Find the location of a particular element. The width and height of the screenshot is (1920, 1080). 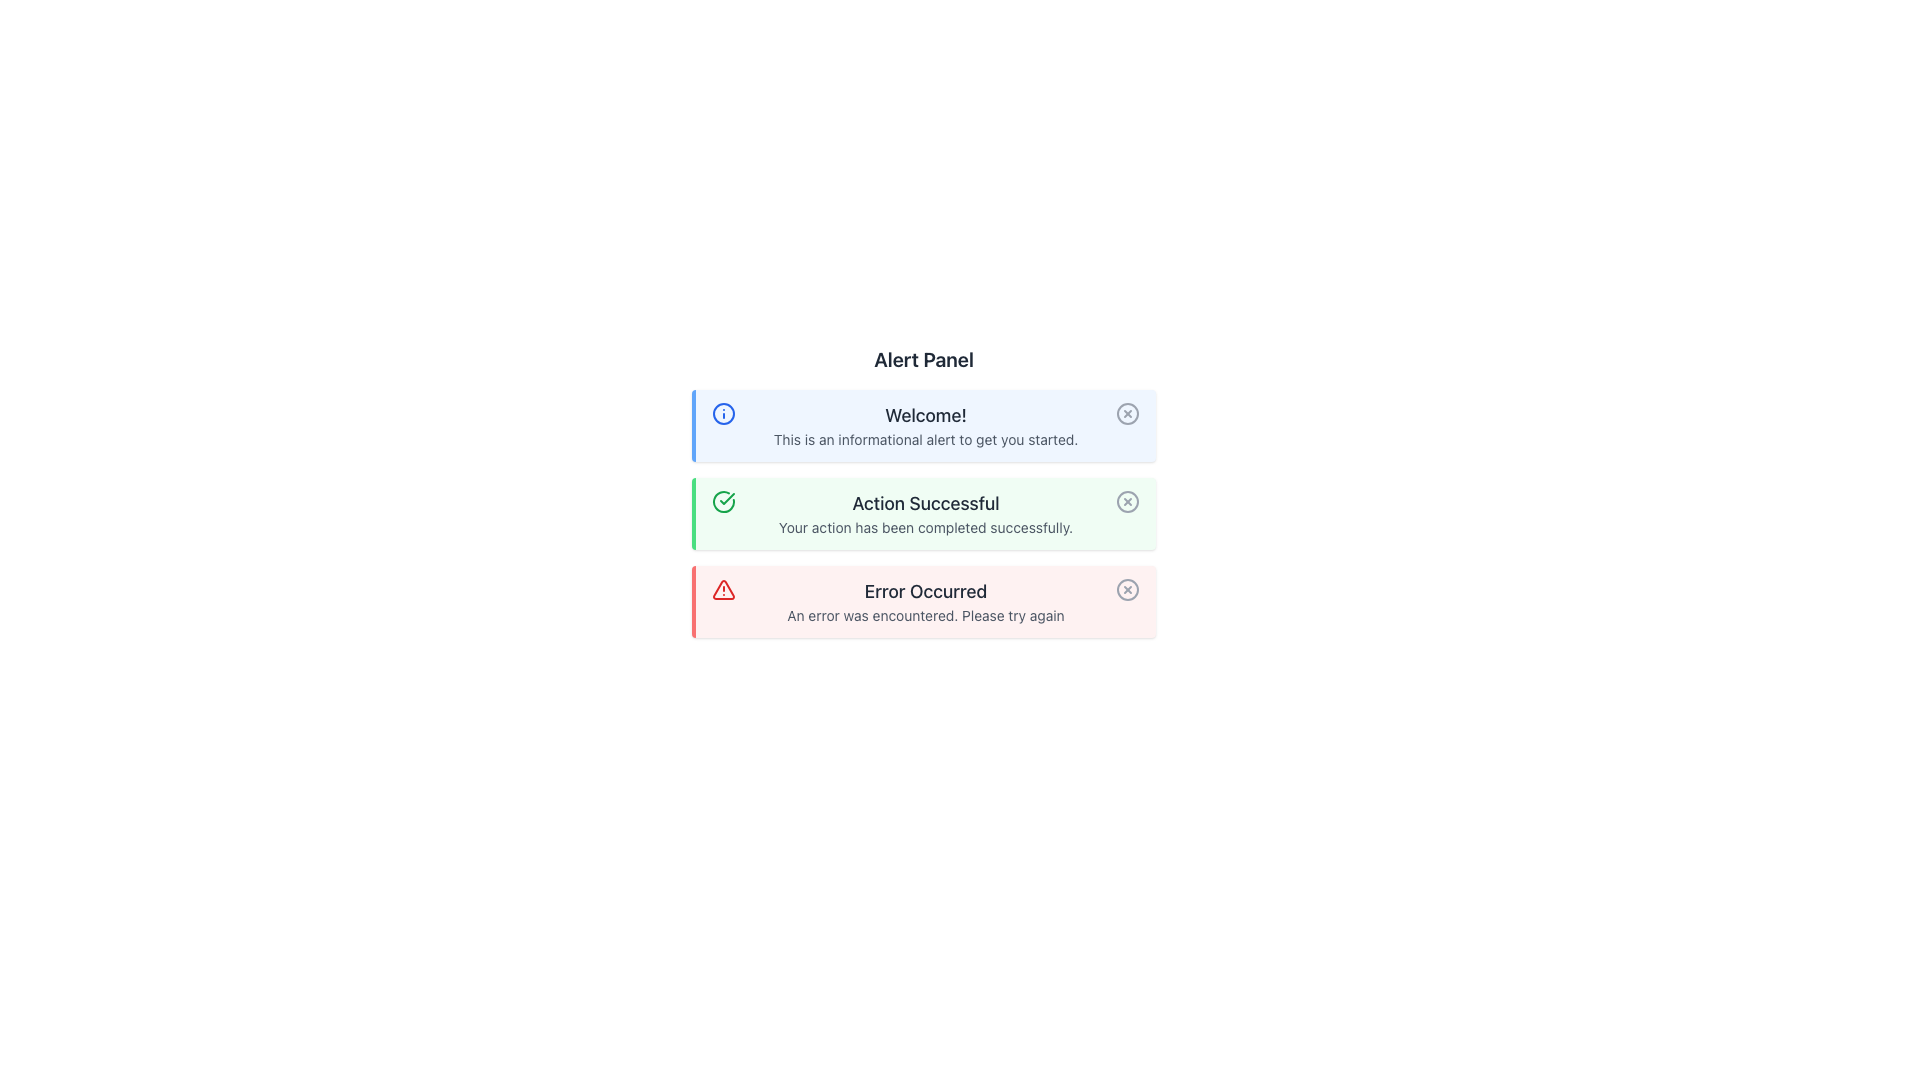

descriptive text in the warning message box titled 'Error Occurred' that states 'An error was encountered. Please try again' is located at coordinates (923, 600).